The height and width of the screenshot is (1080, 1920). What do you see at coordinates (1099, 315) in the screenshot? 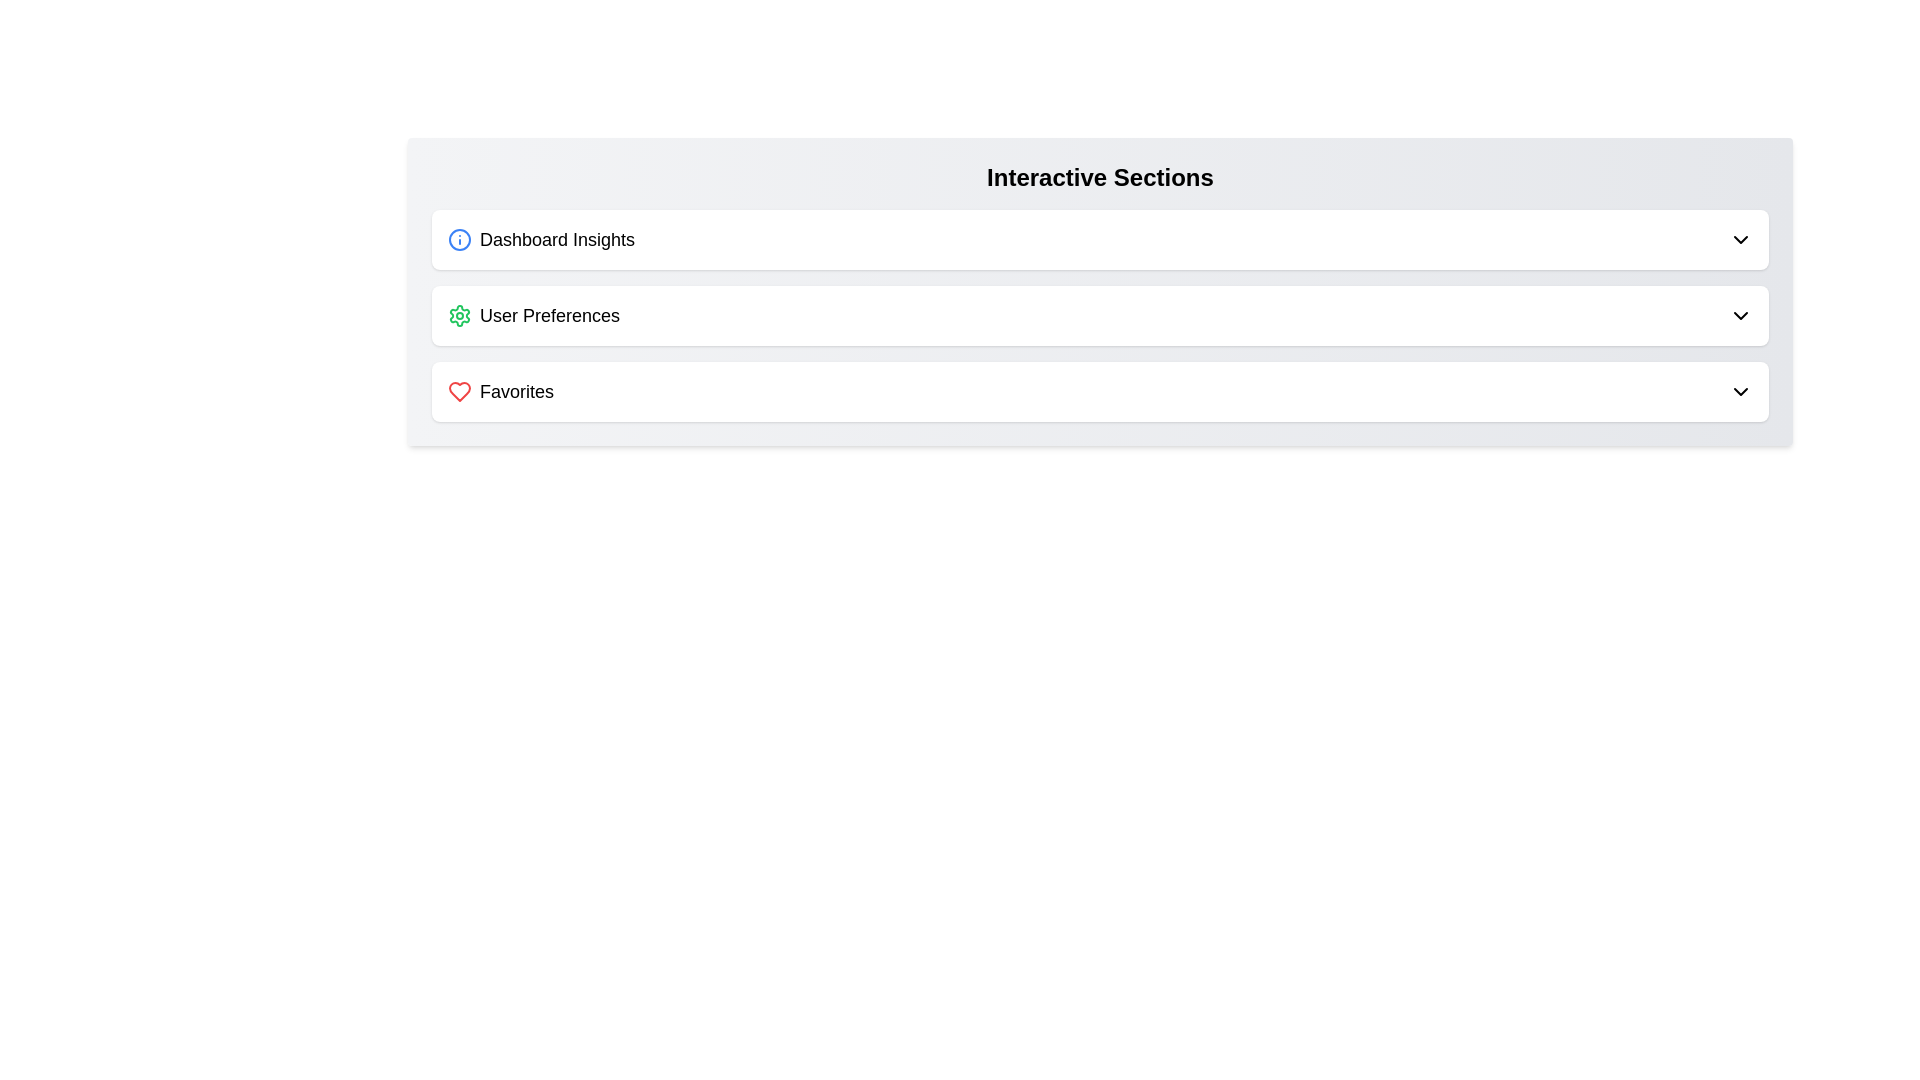
I see `the second selectable item in the list under 'Interactive Sections'` at bounding box center [1099, 315].